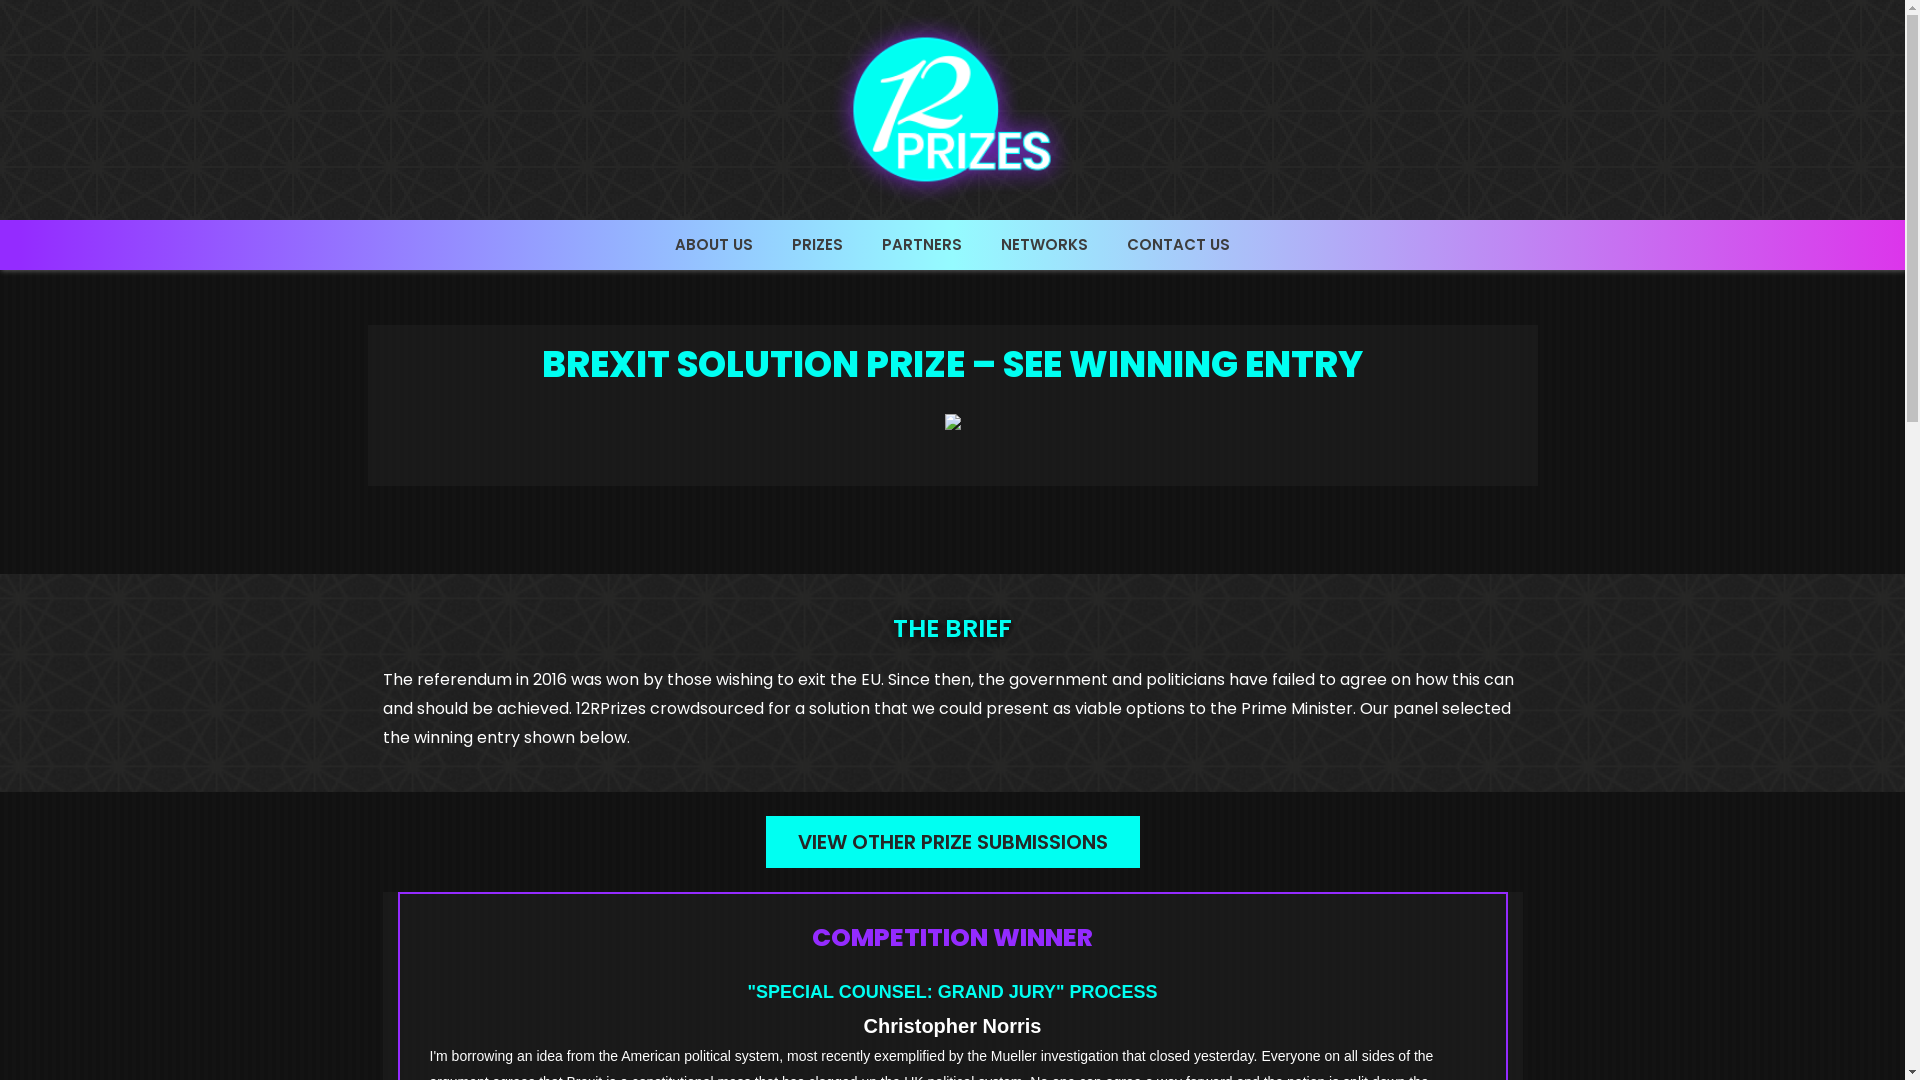  What do you see at coordinates (1043, 244) in the screenshot?
I see `'NETWORKS'` at bounding box center [1043, 244].